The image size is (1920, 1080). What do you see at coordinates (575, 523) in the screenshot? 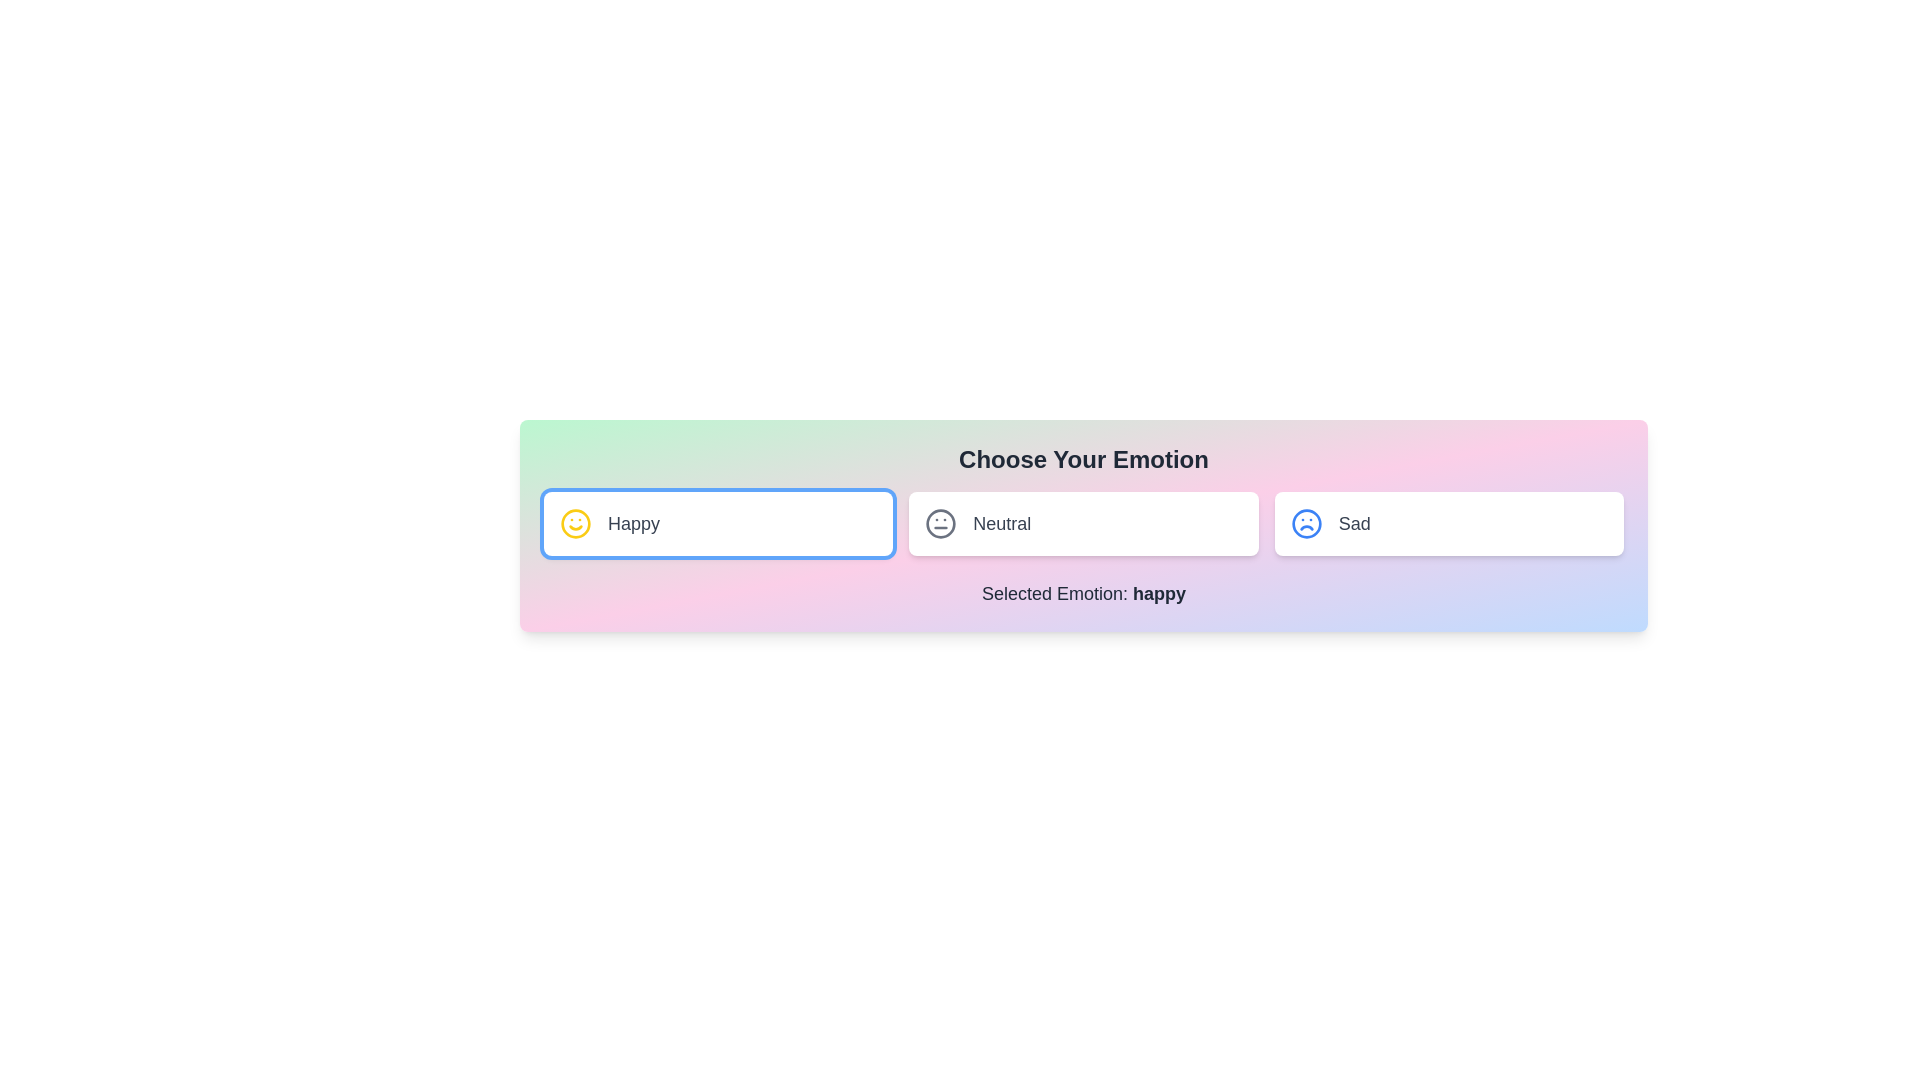
I see `the circular yellow smiley face icon, which is positioned to the left of the text label 'Happy' within a white rounded rectangular button` at bounding box center [575, 523].